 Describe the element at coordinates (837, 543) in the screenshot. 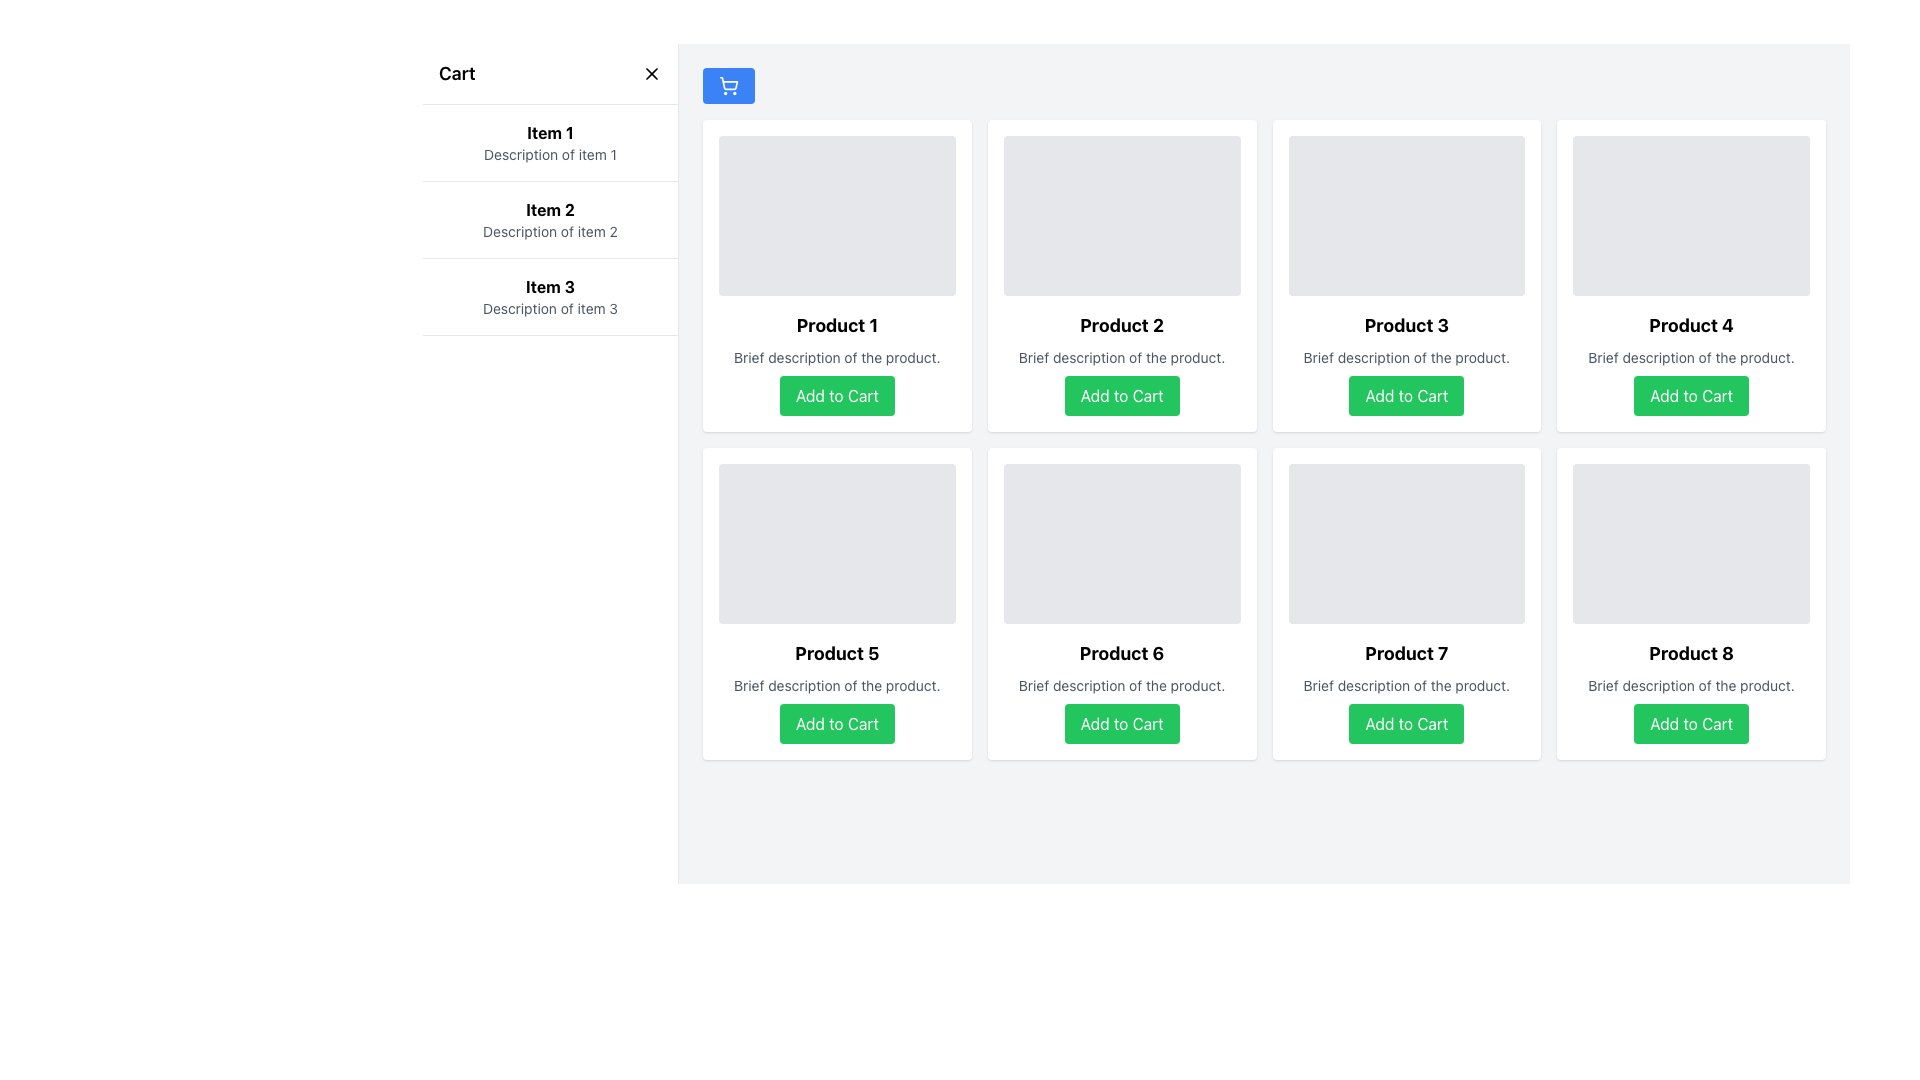

I see `the Image Placeholder, which is a gray rectangular block with rounded corners located at the top of the card labeled 'Product 5'` at that location.